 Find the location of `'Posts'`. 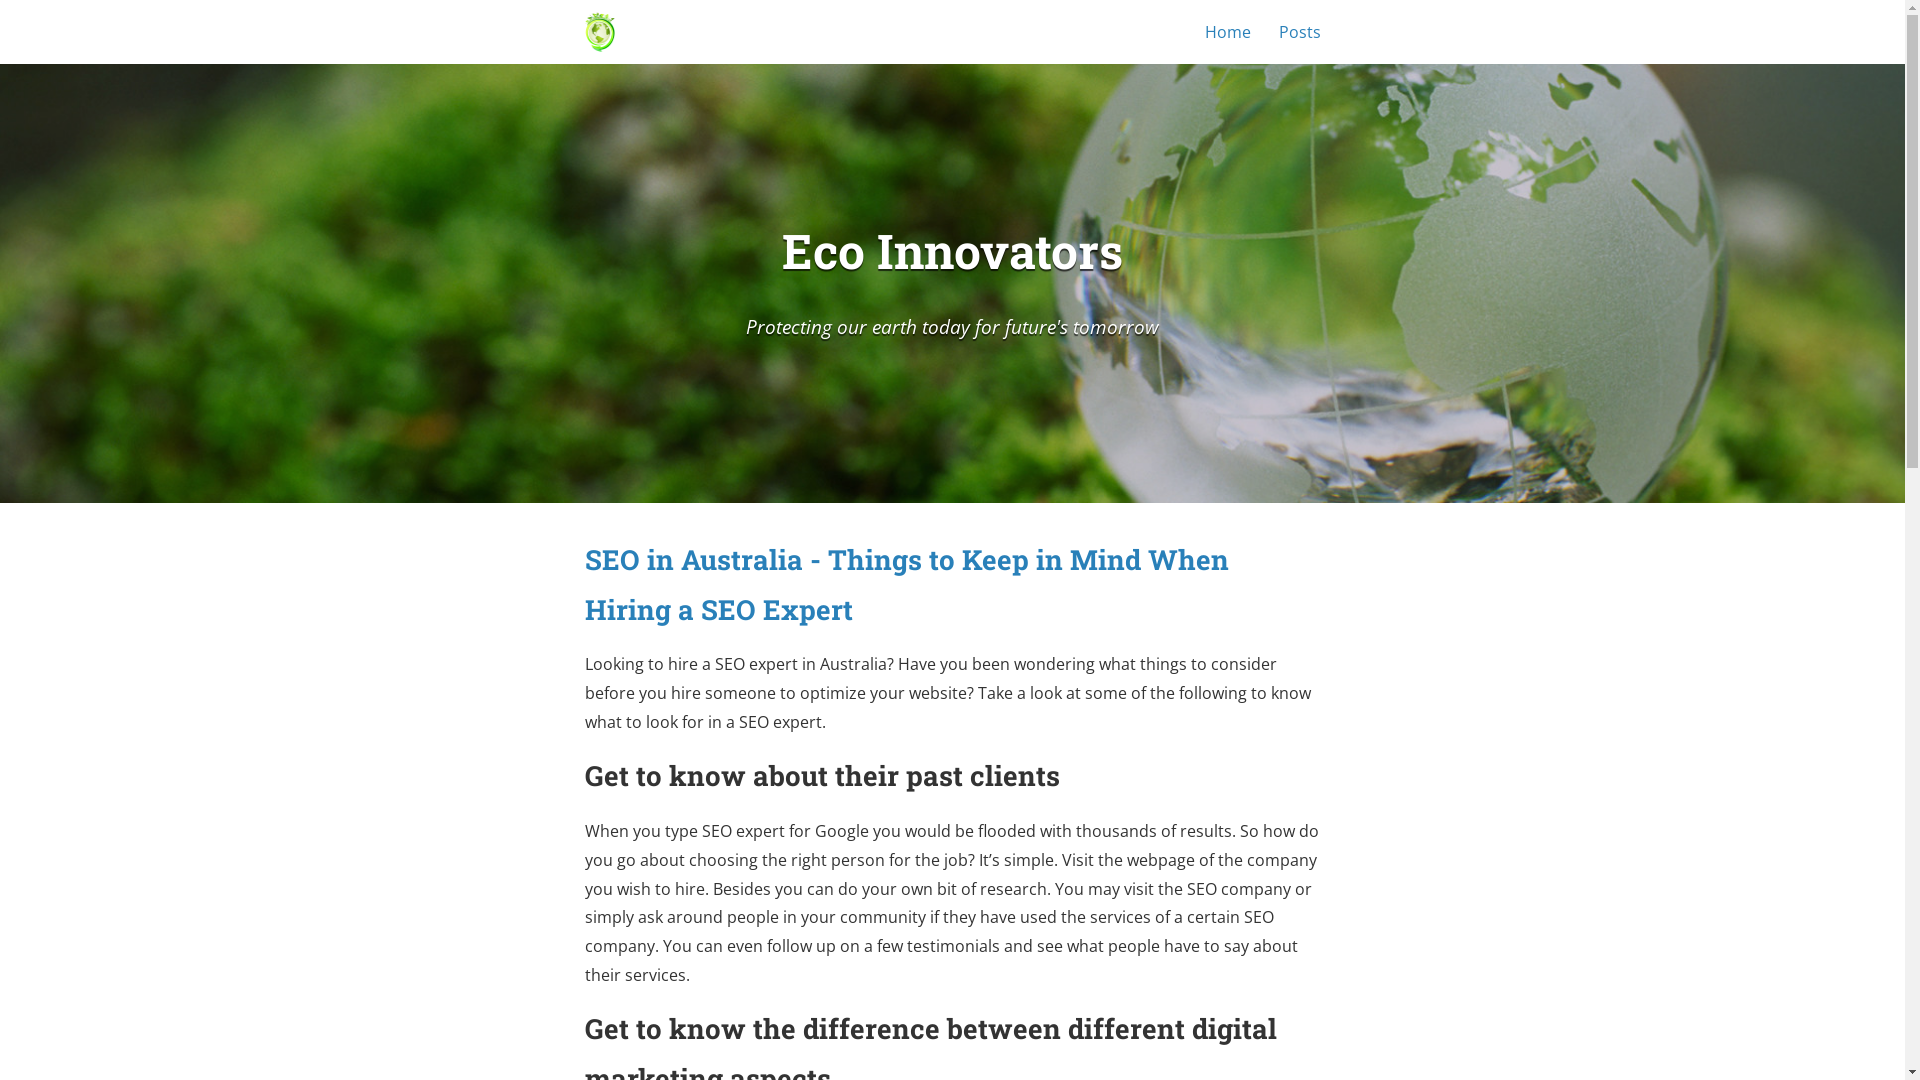

'Posts' is located at coordinates (1306, 31).